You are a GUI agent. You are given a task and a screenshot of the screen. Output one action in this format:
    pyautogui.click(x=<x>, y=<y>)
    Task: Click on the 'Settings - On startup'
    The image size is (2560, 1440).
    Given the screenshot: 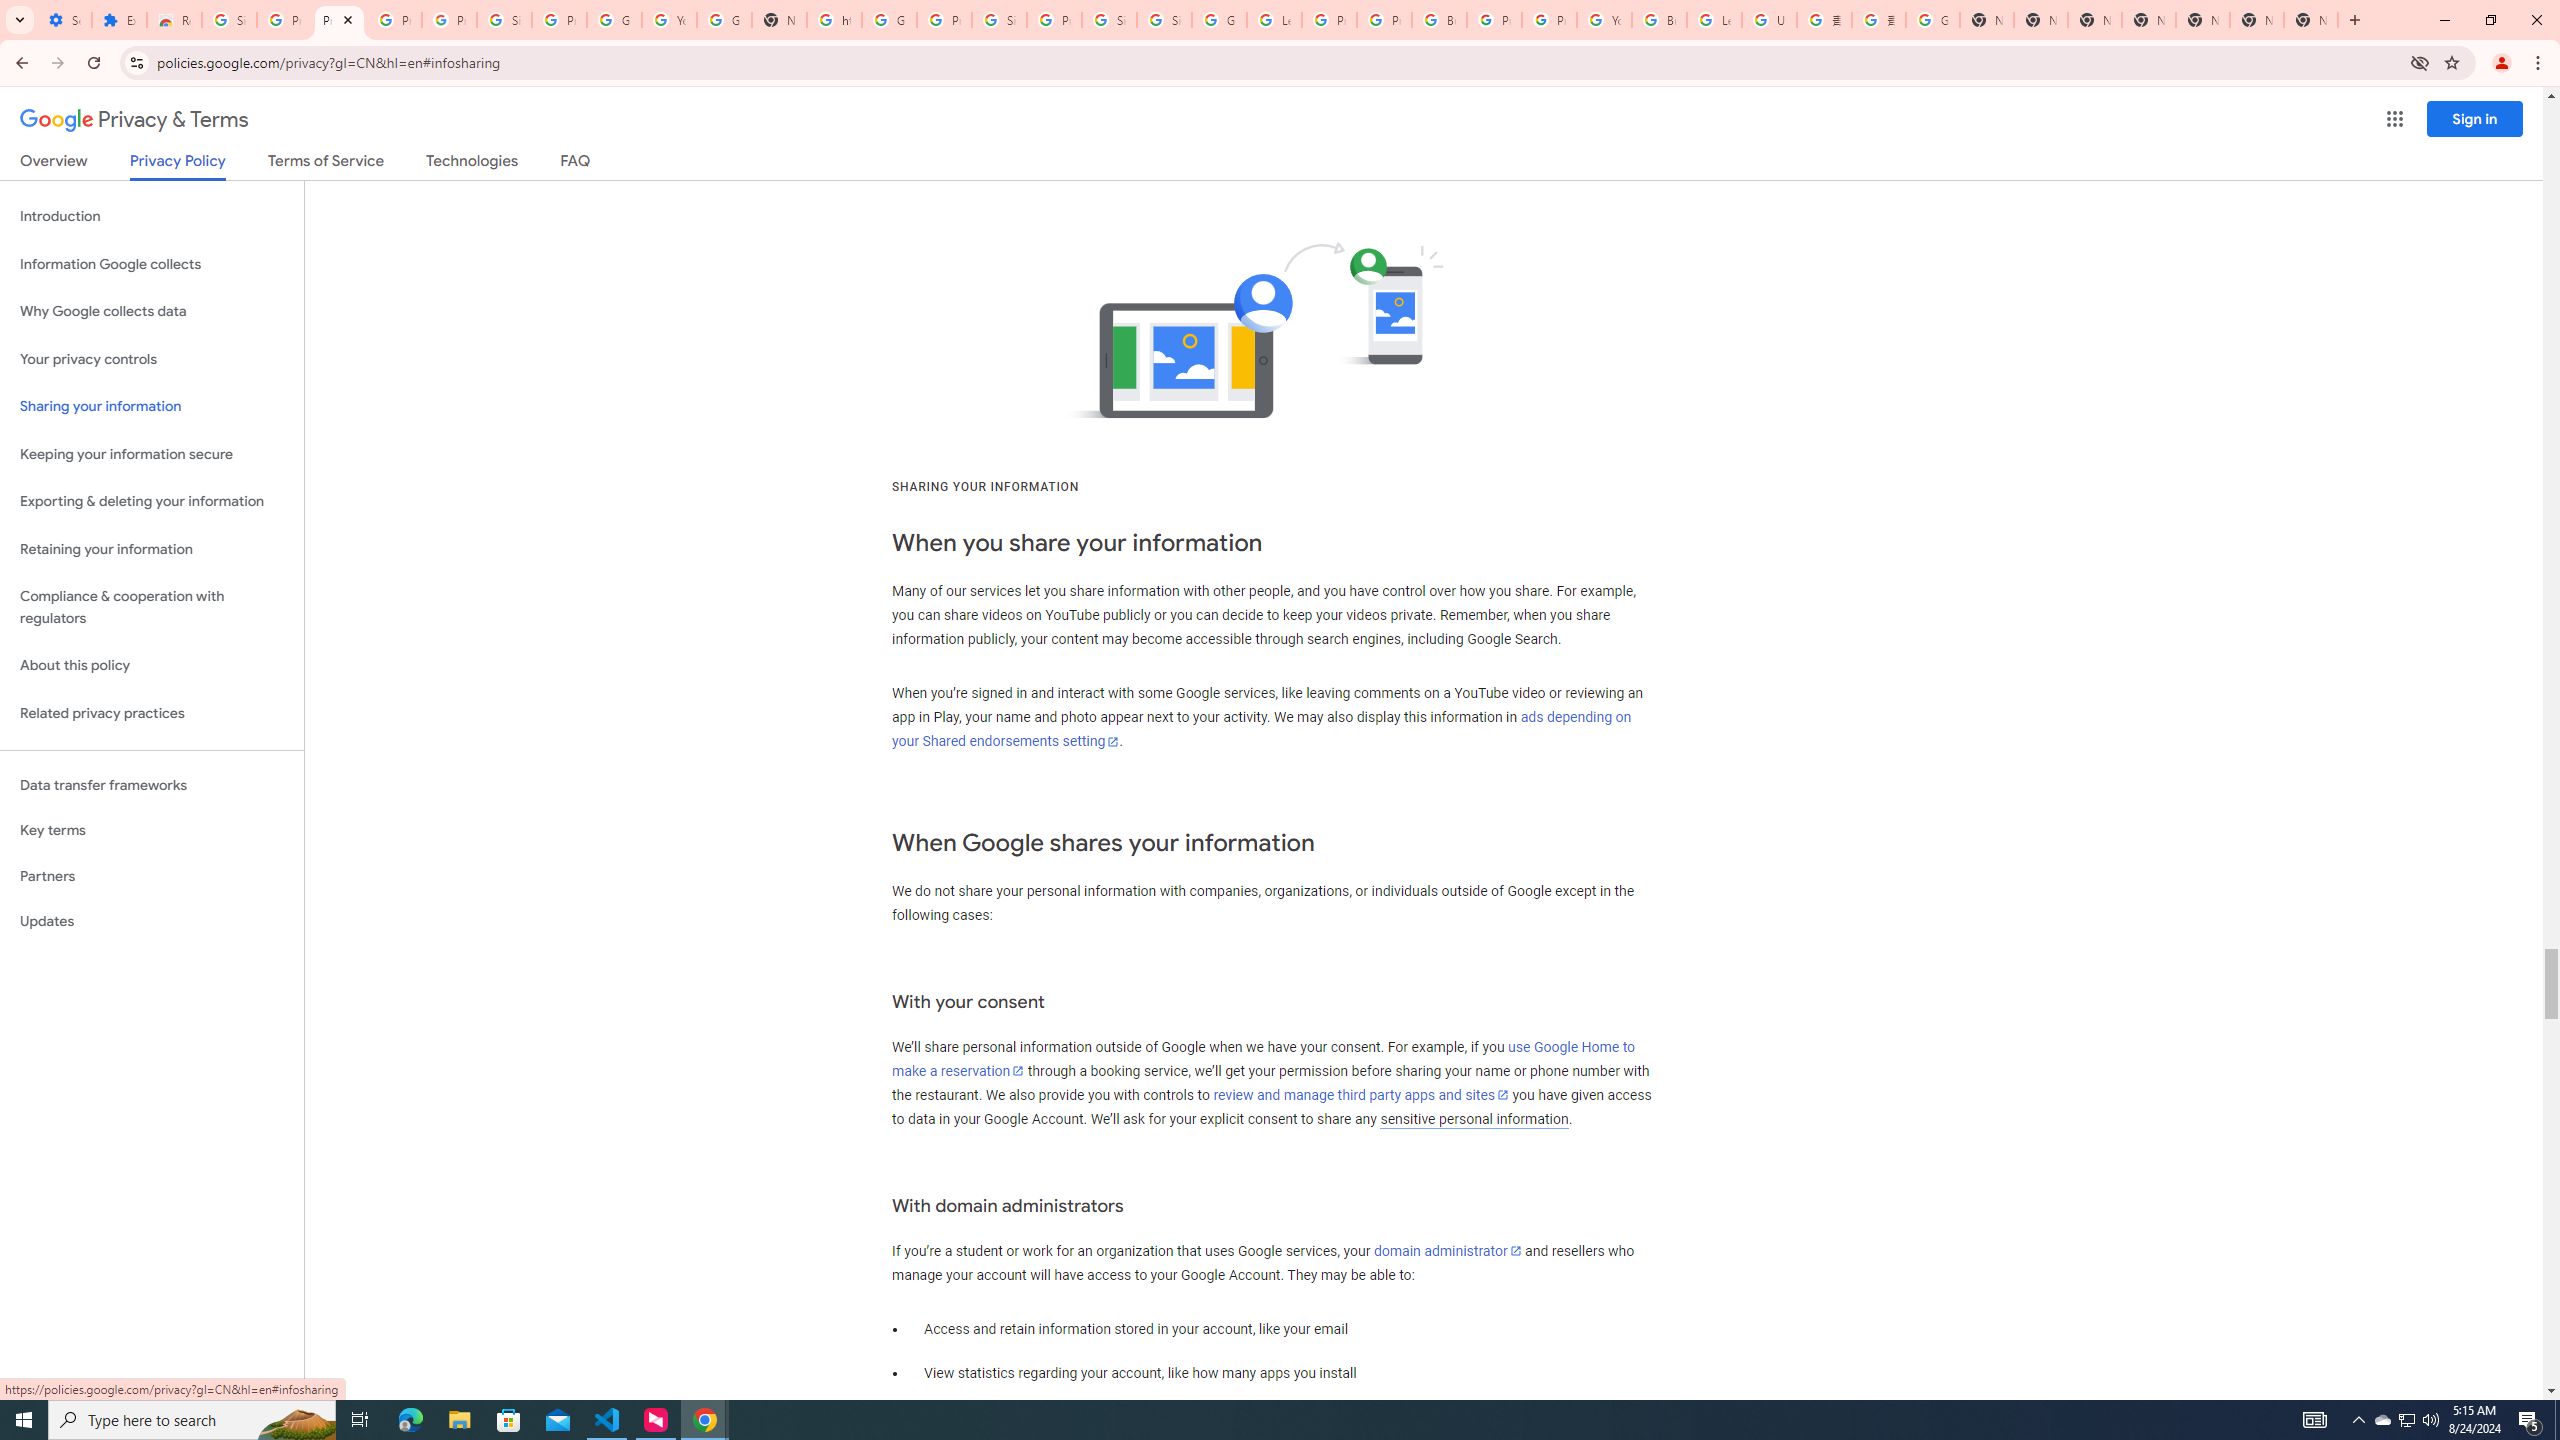 What is the action you would take?
    pyautogui.click(x=64, y=19)
    